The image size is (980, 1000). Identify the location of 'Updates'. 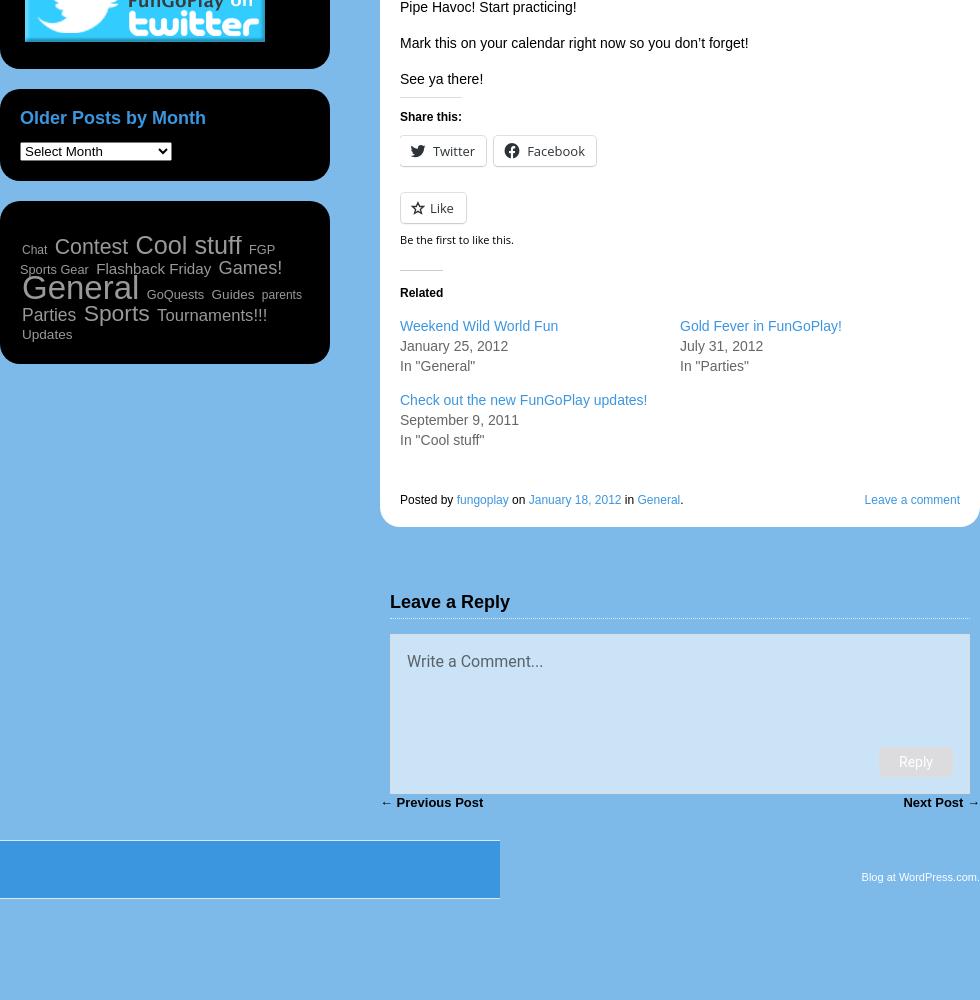
(47, 333).